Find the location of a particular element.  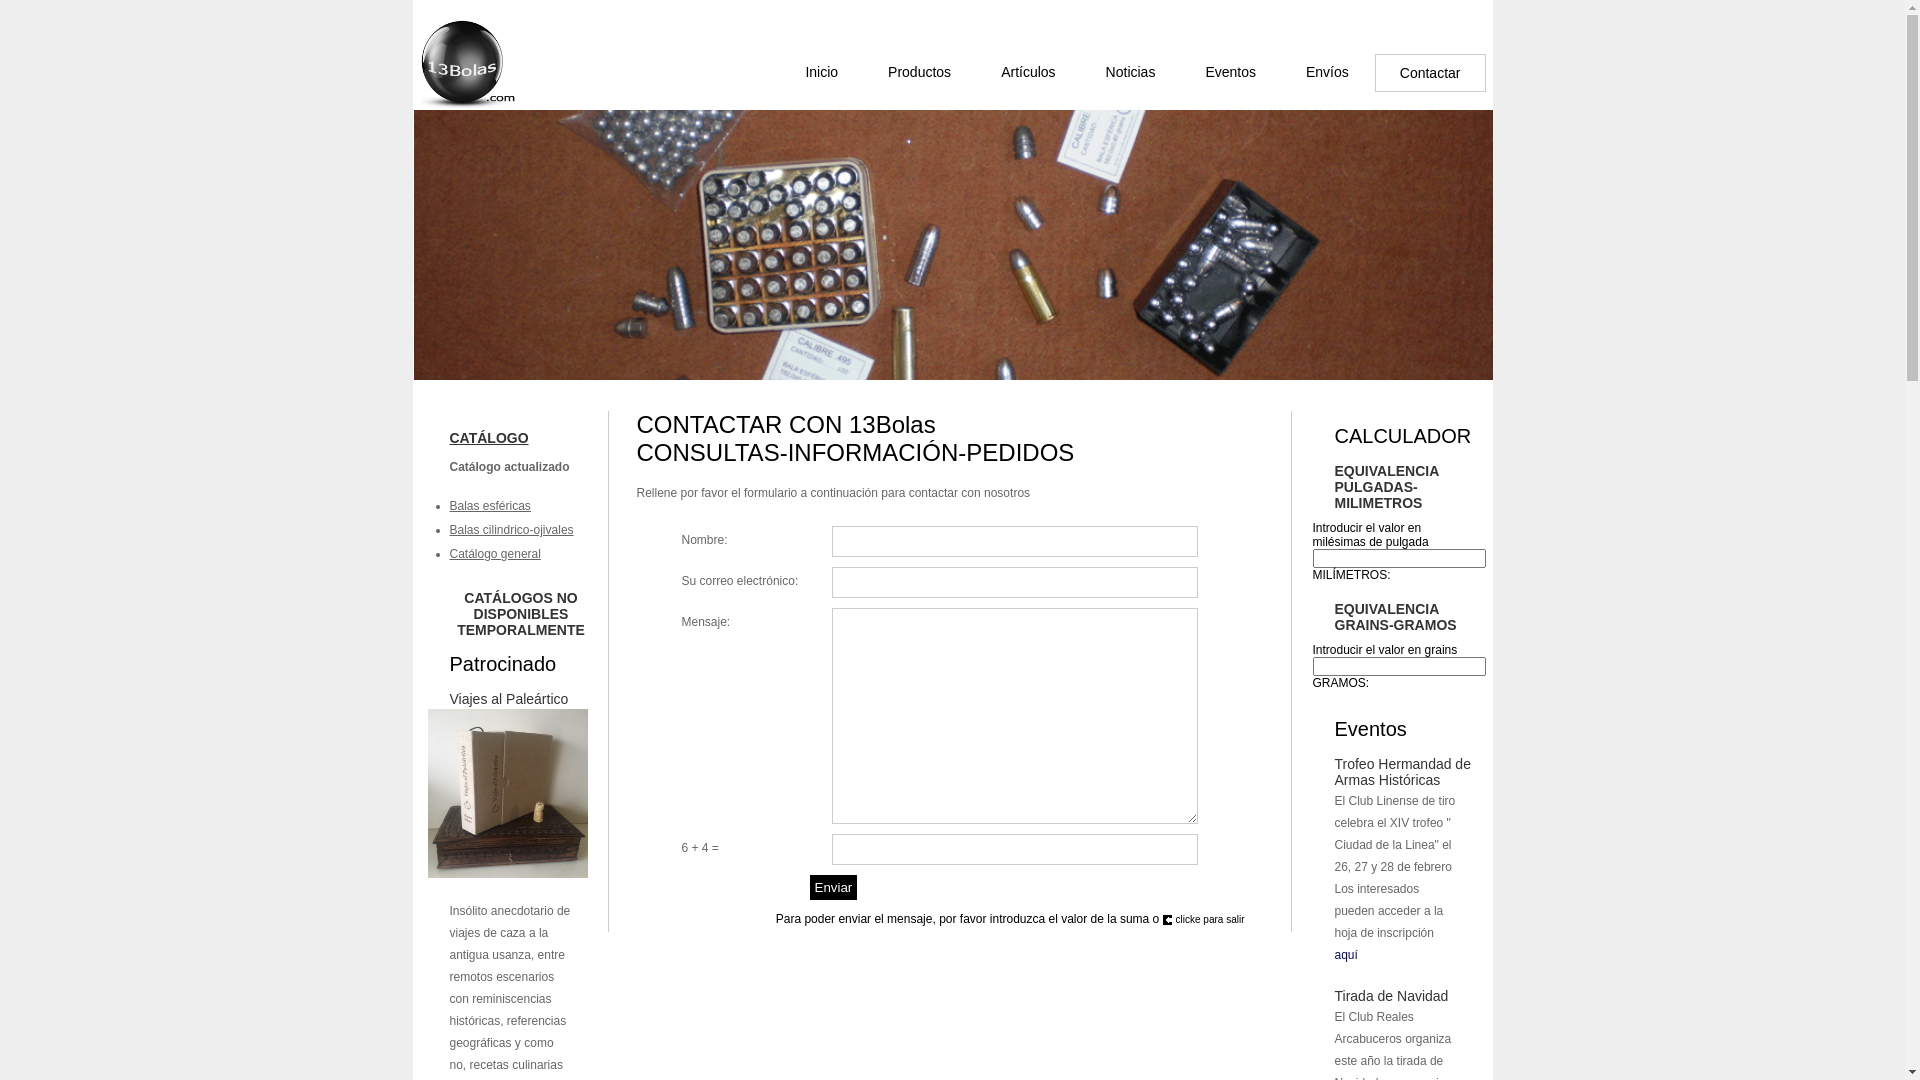

'Contactar' is located at coordinates (1429, 72).